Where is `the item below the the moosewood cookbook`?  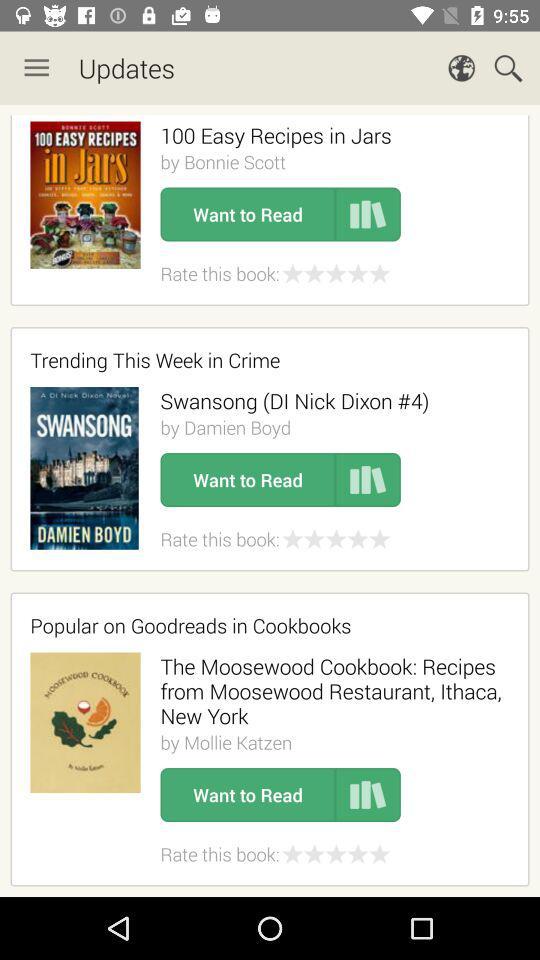 the item below the the moosewood cookbook is located at coordinates (225, 741).